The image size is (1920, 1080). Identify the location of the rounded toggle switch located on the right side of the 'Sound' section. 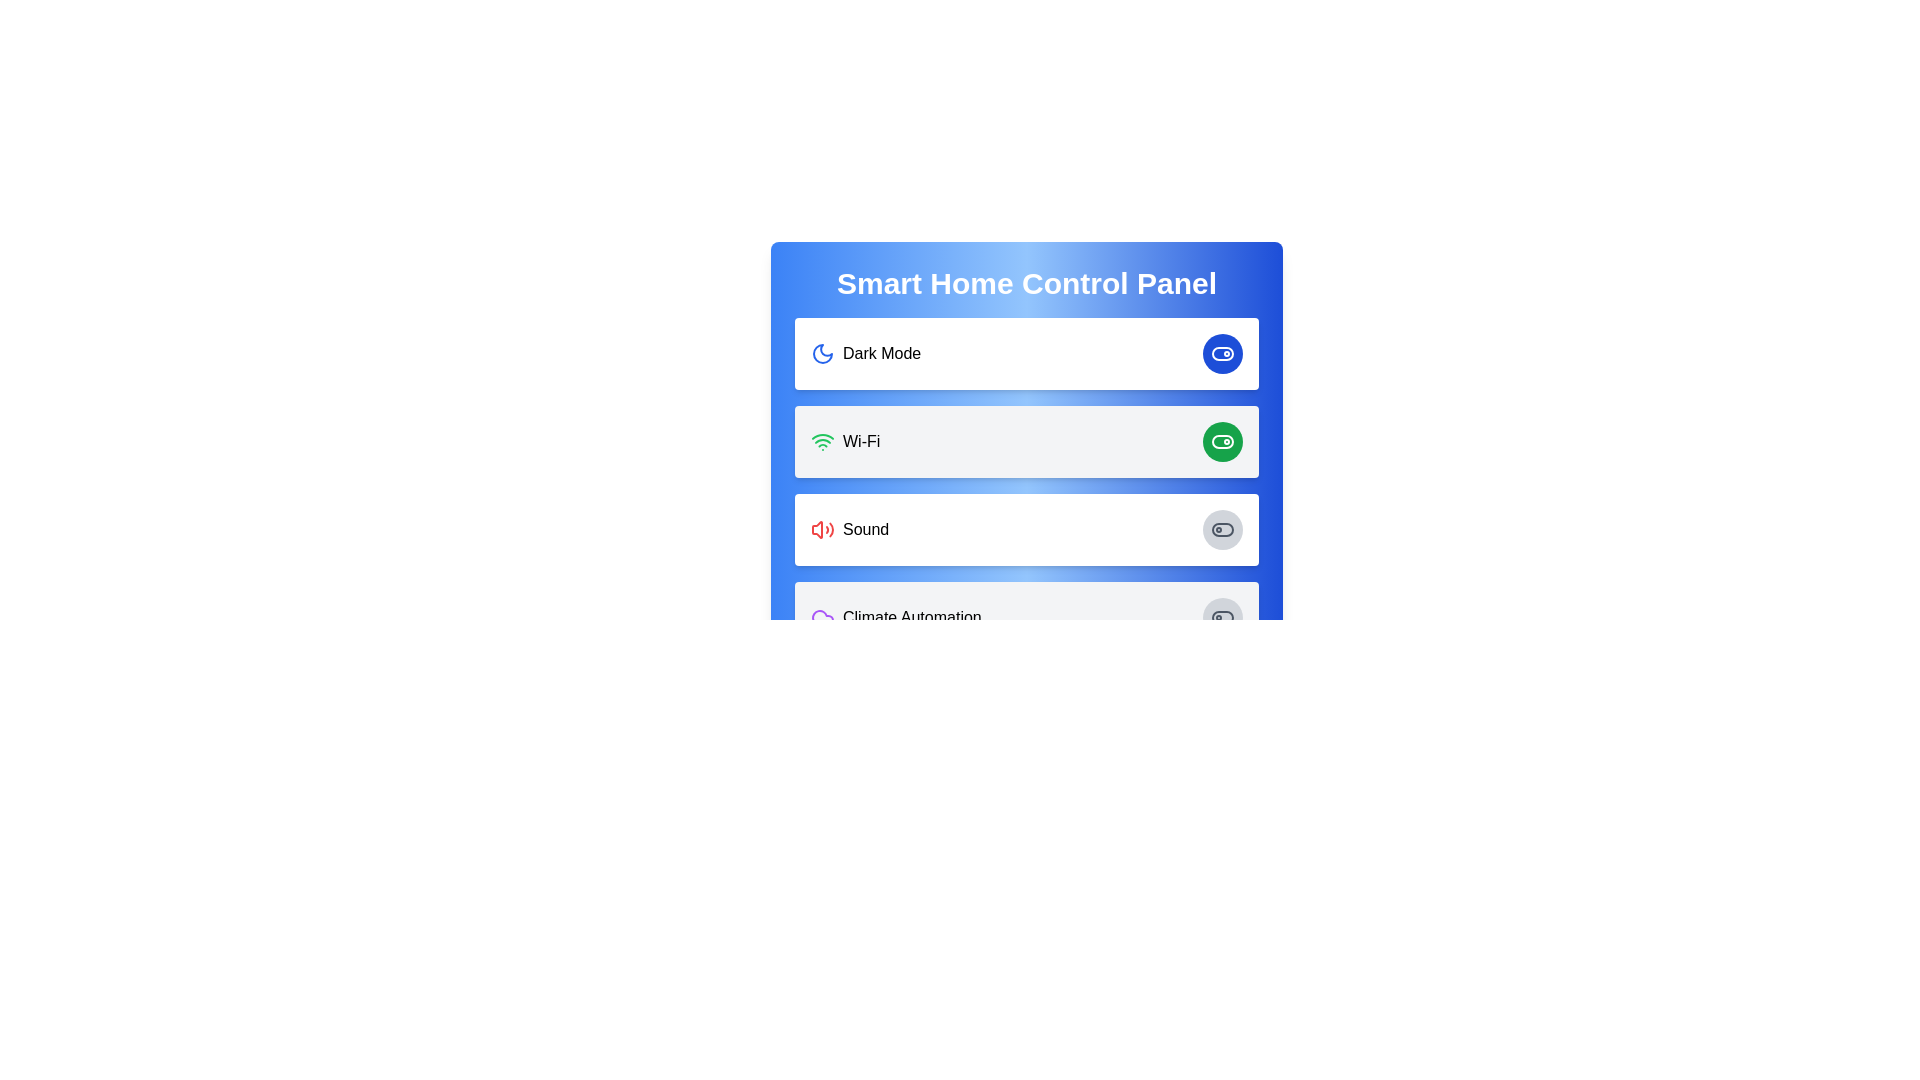
(1222, 528).